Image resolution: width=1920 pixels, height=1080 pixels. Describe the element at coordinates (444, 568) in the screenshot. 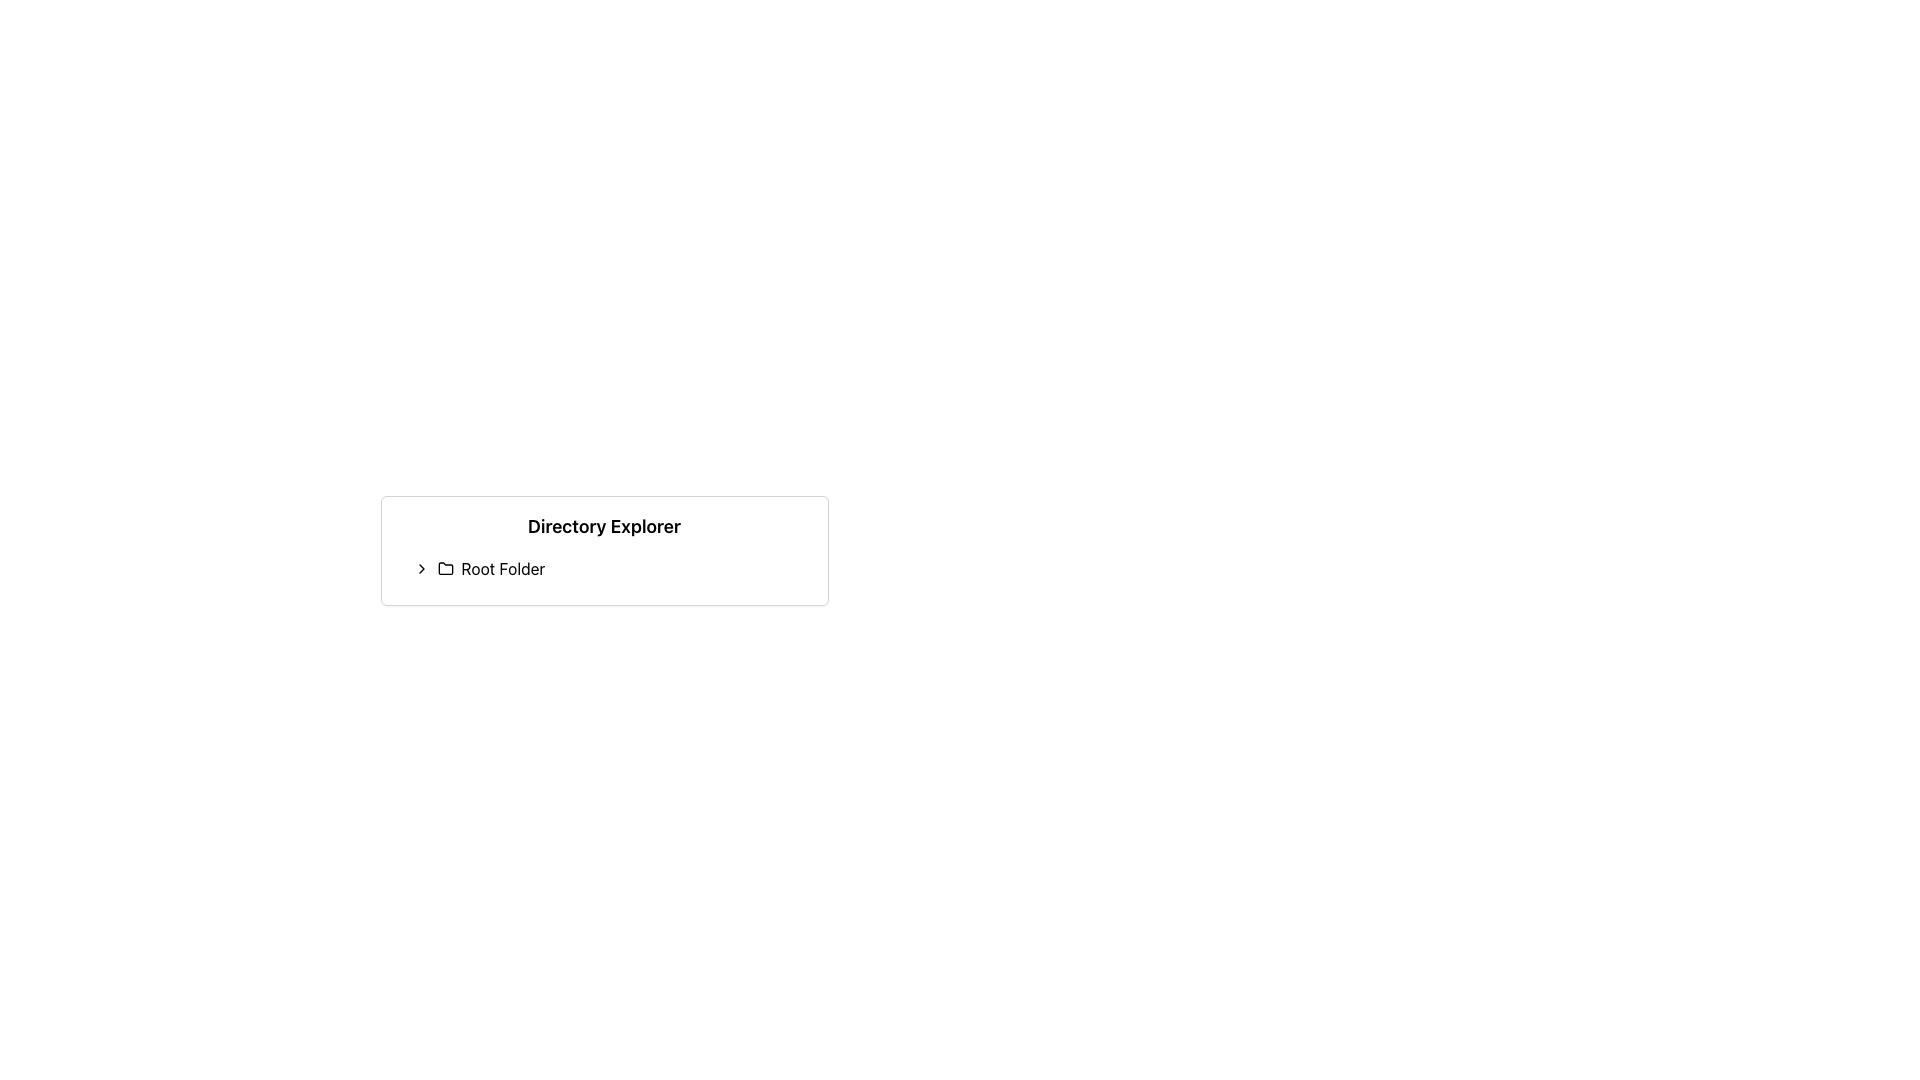

I see `the appearance of the folder icon located to the left of the text 'Root Folder' in the directory structure` at that location.